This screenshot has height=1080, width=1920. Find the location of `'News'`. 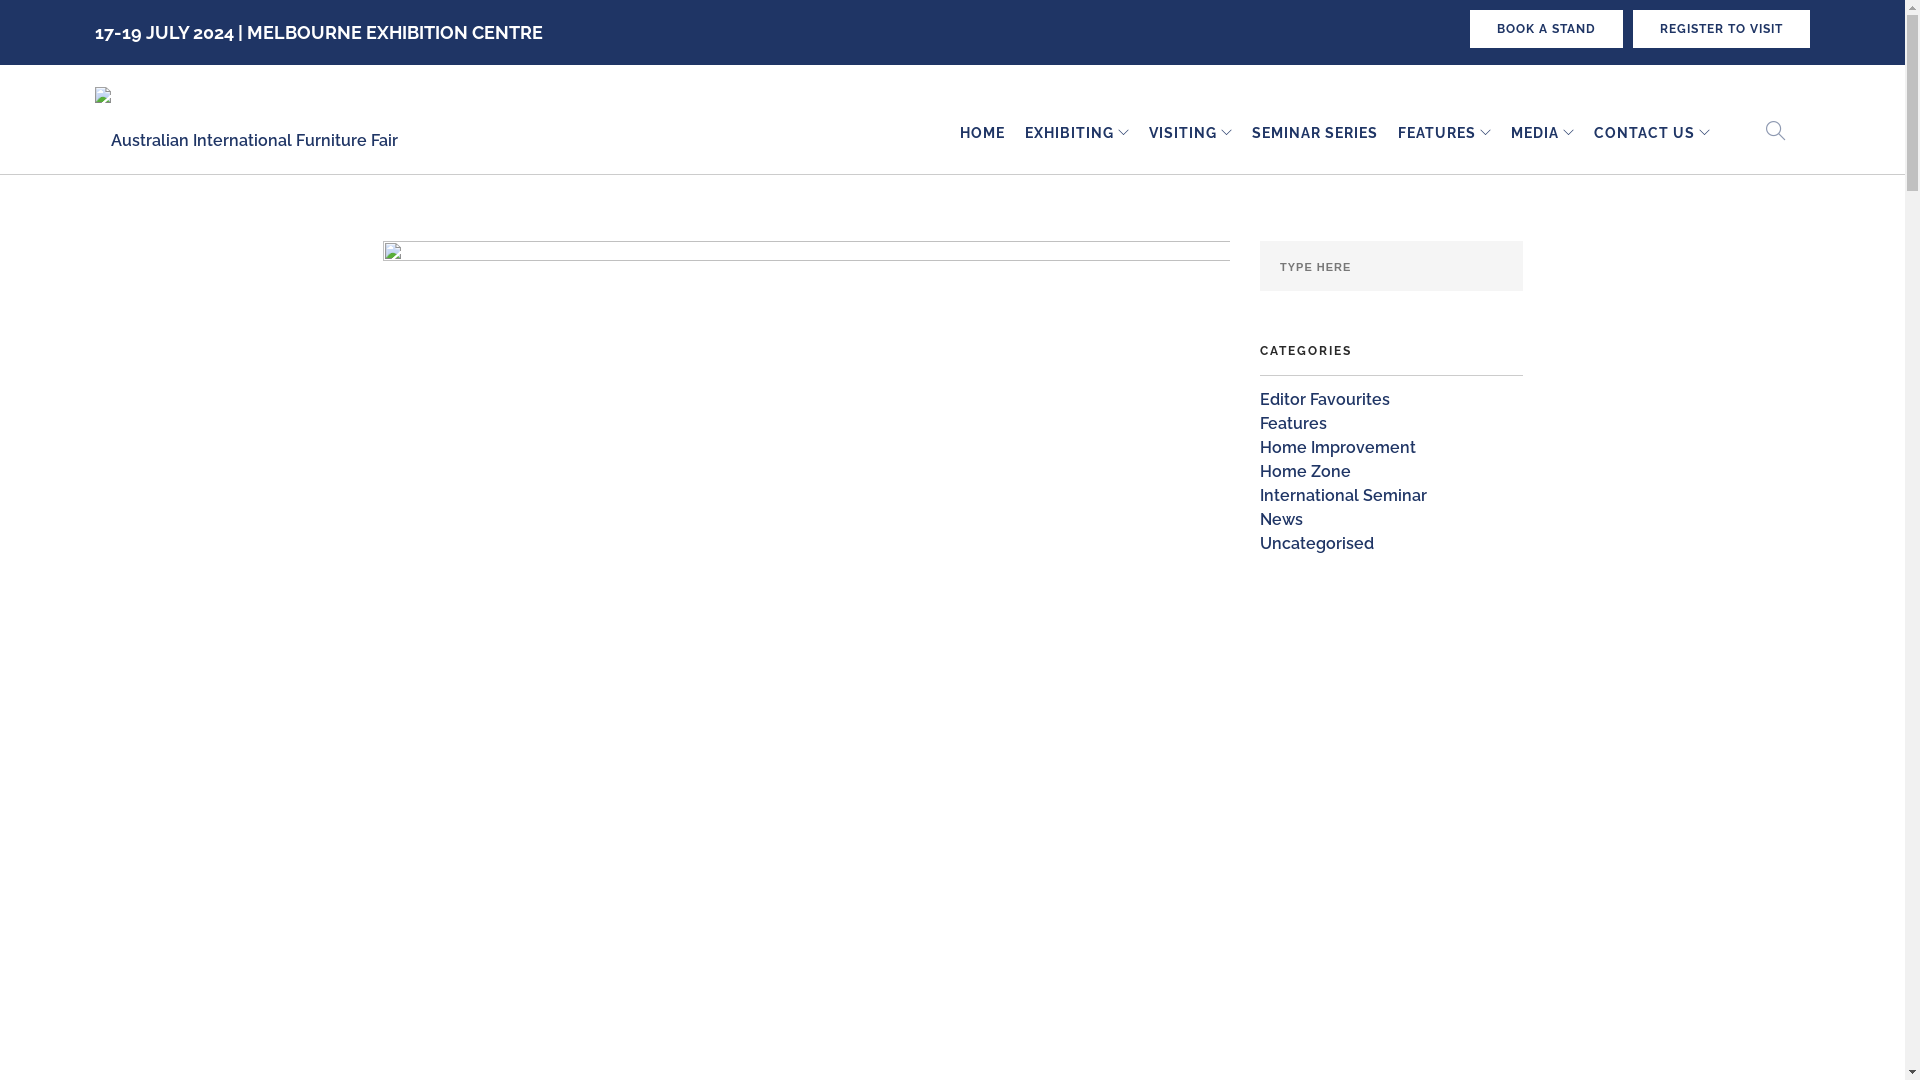

'News' is located at coordinates (1281, 518).